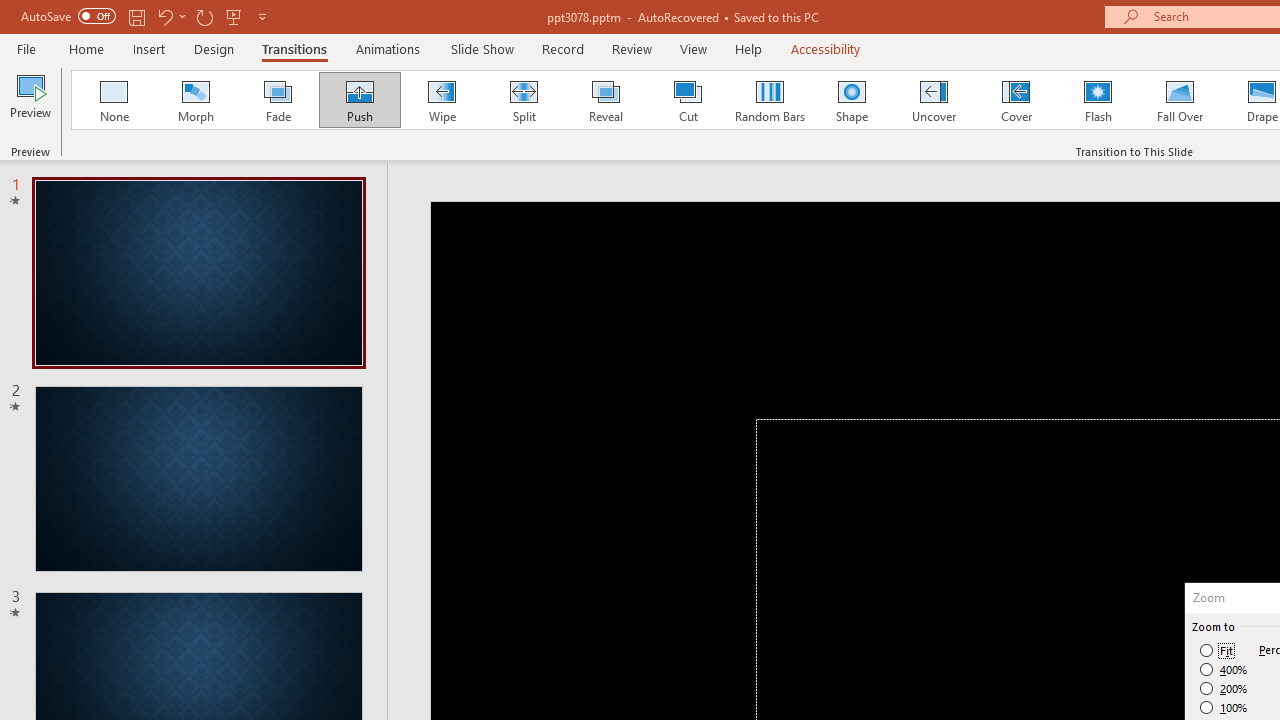 This screenshot has height=720, width=1280. I want to click on 'Flash', so click(1097, 100).